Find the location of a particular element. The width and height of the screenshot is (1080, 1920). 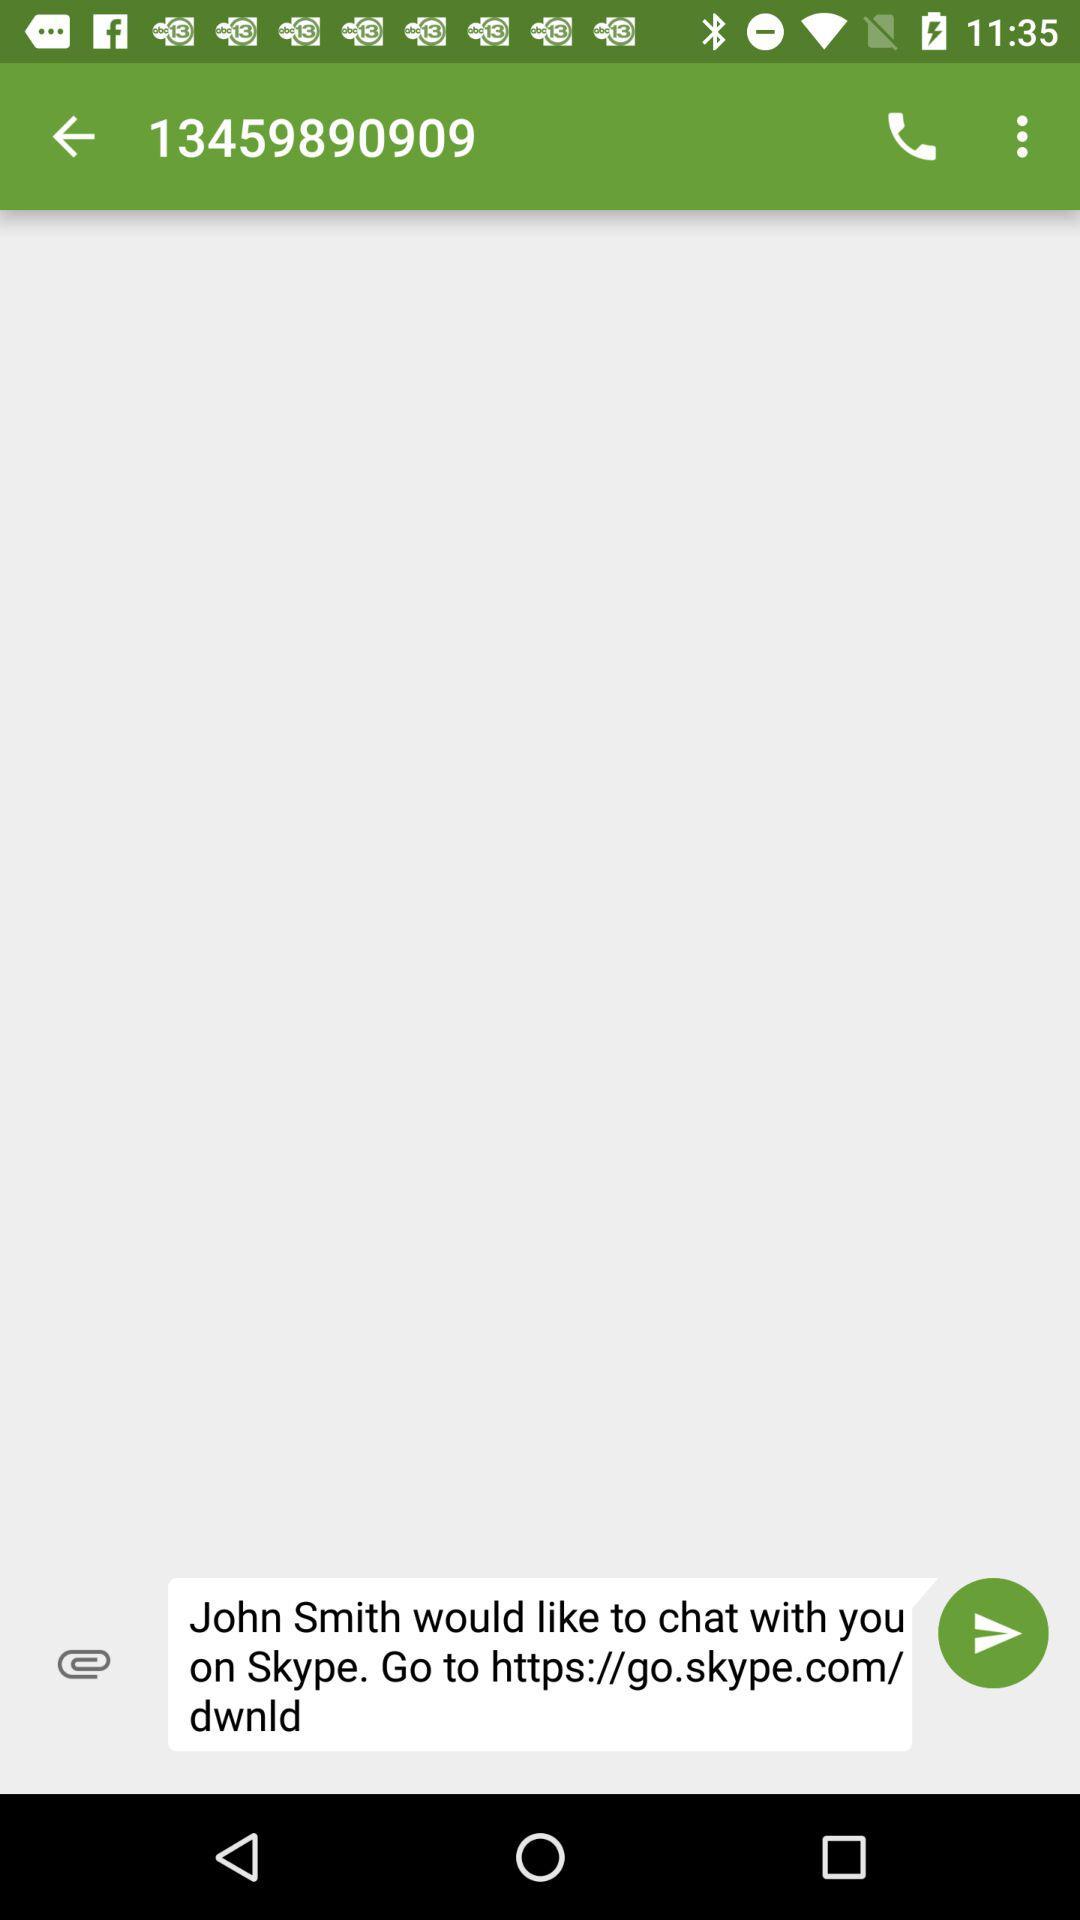

icon next to 13459890909 icon is located at coordinates (72, 135).